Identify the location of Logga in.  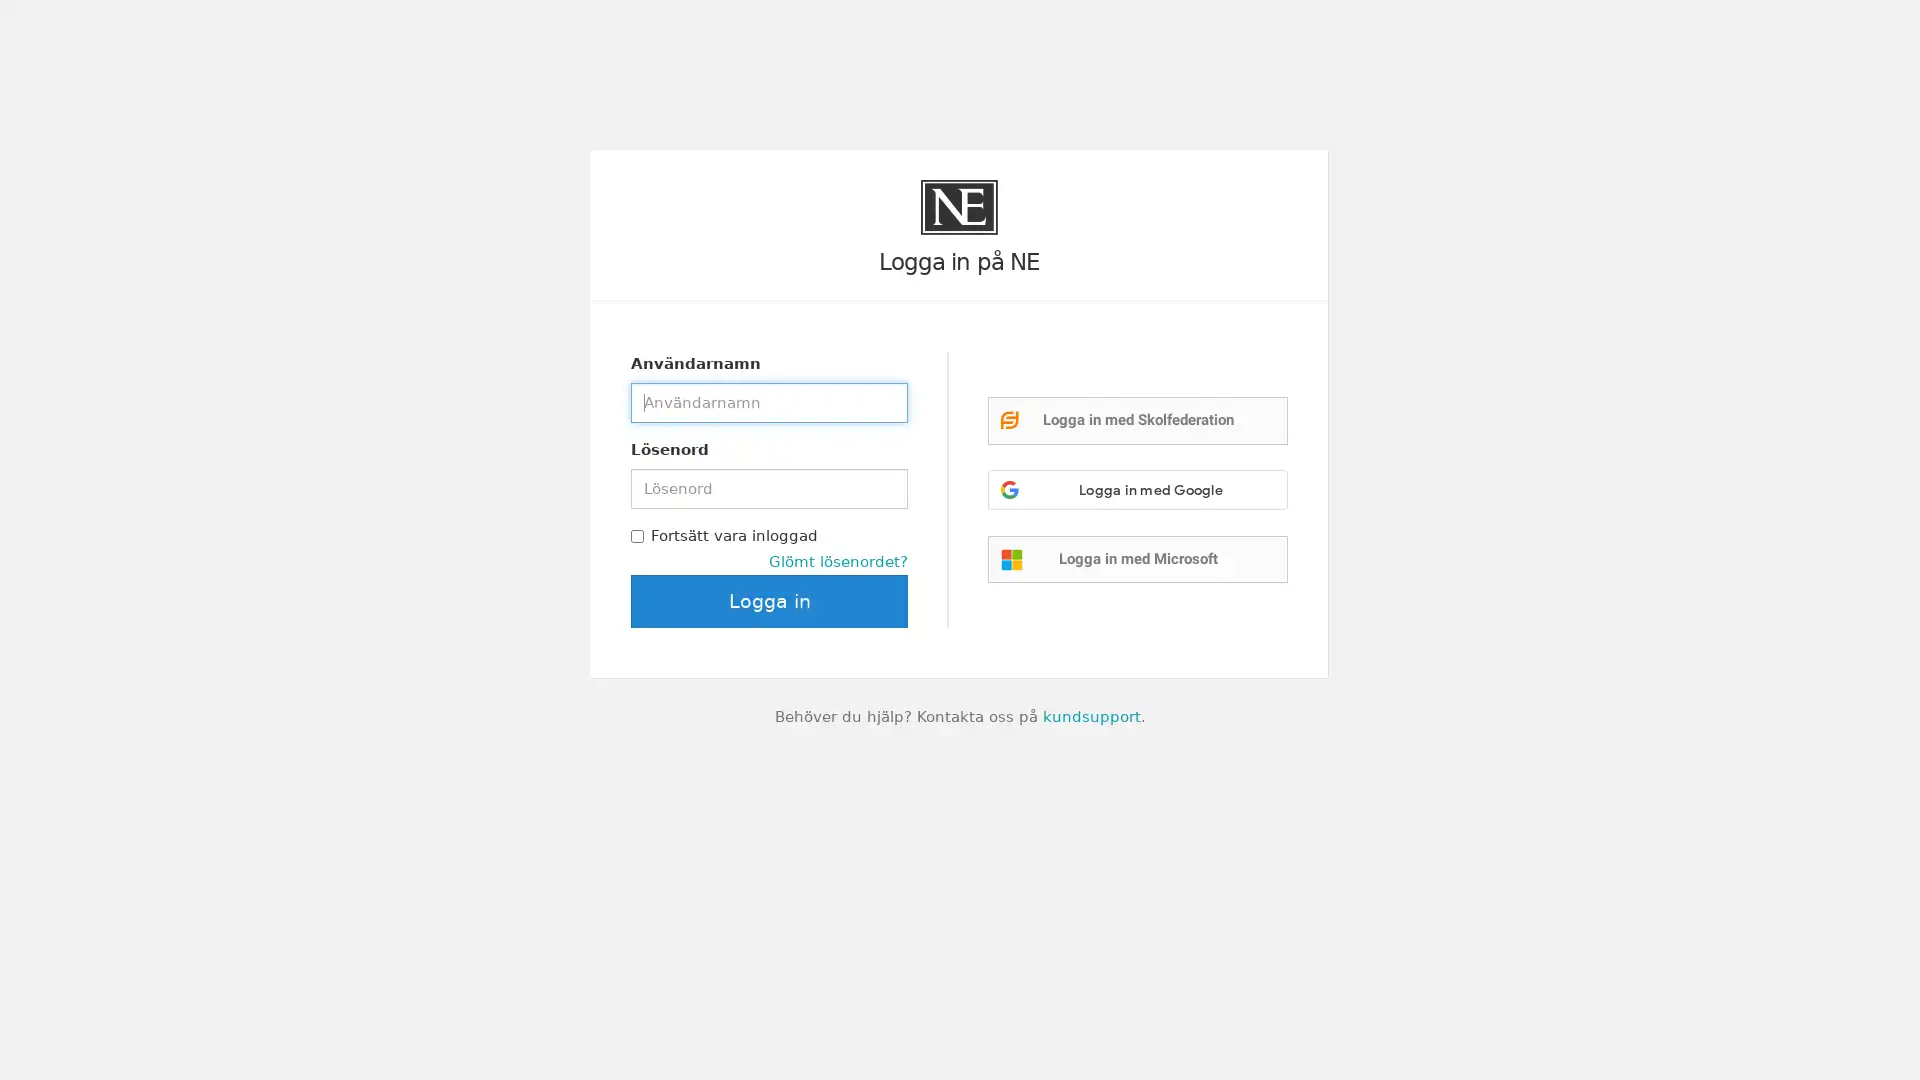
(768, 600).